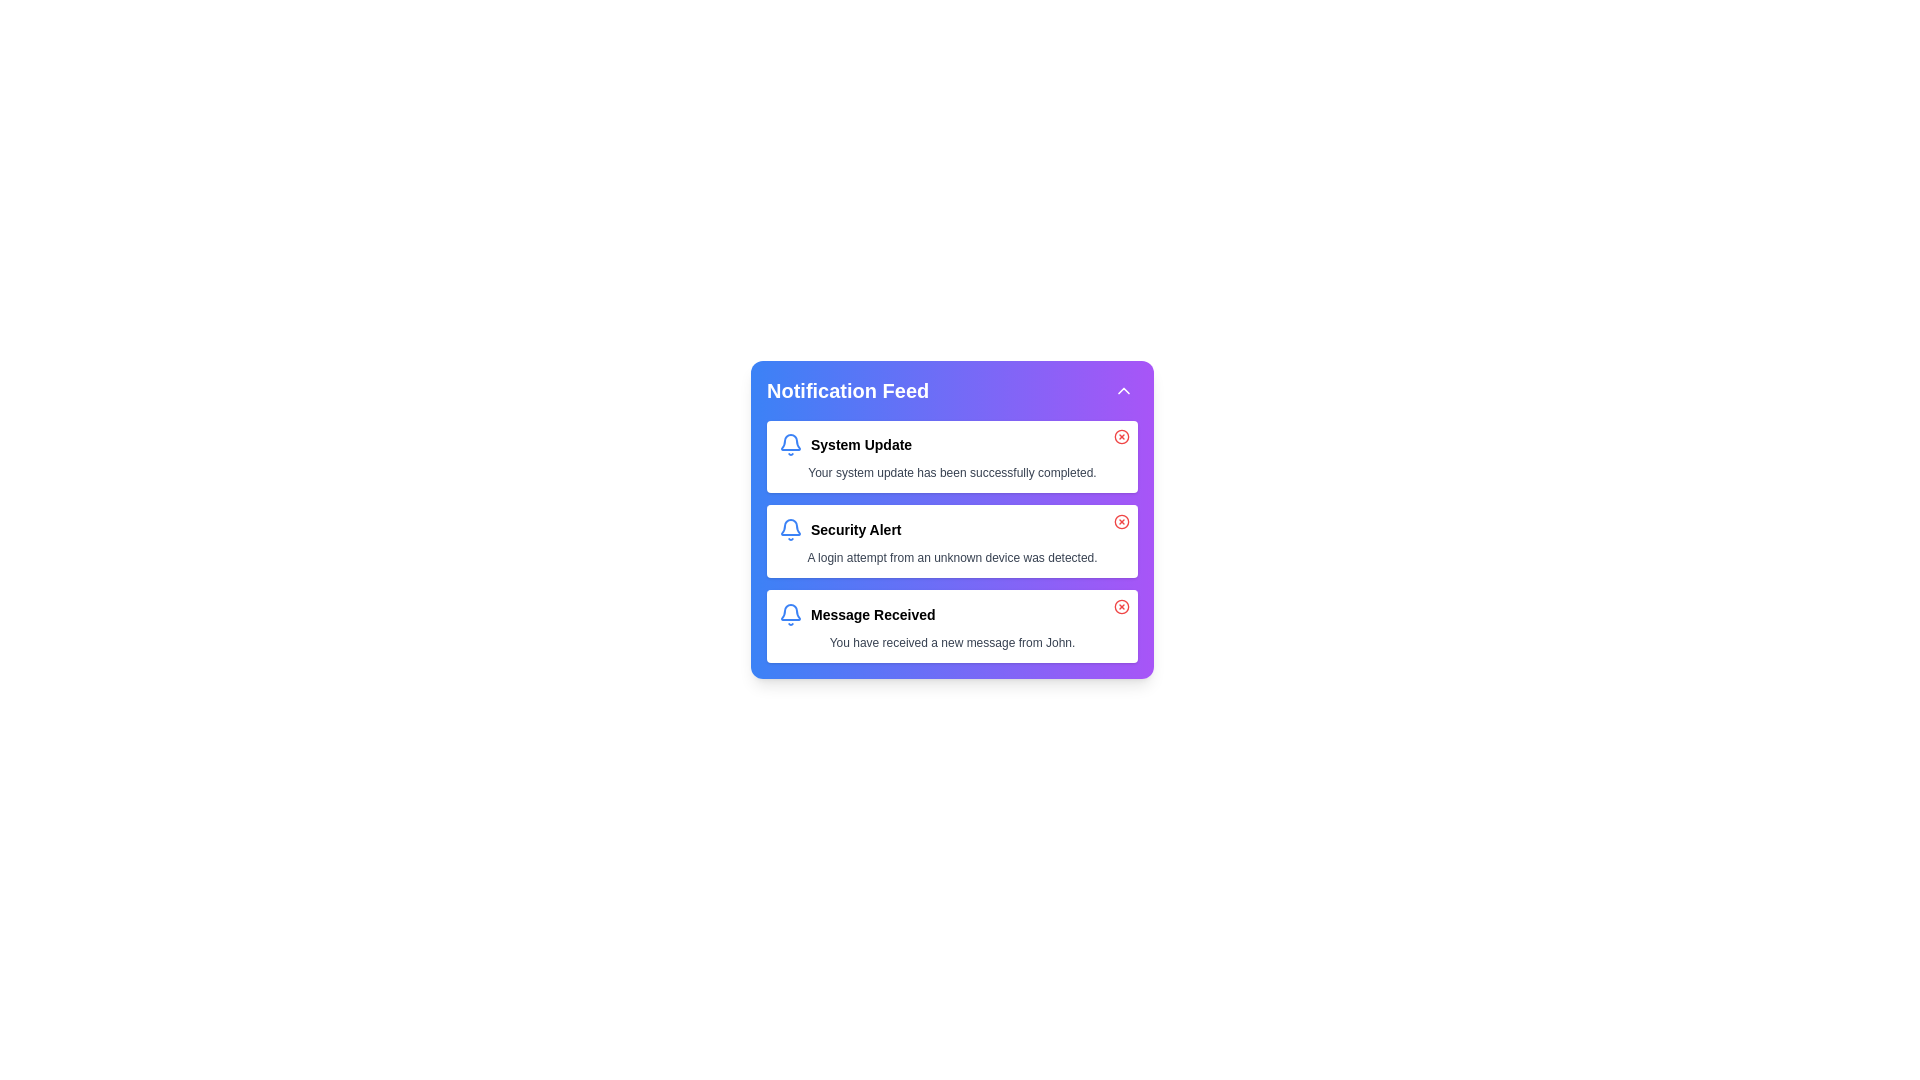 The width and height of the screenshot is (1920, 1080). Describe the element at coordinates (951, 519) in the screenshot. I see `the second notification card in the feed widget that displays a security alert notification` at that location.